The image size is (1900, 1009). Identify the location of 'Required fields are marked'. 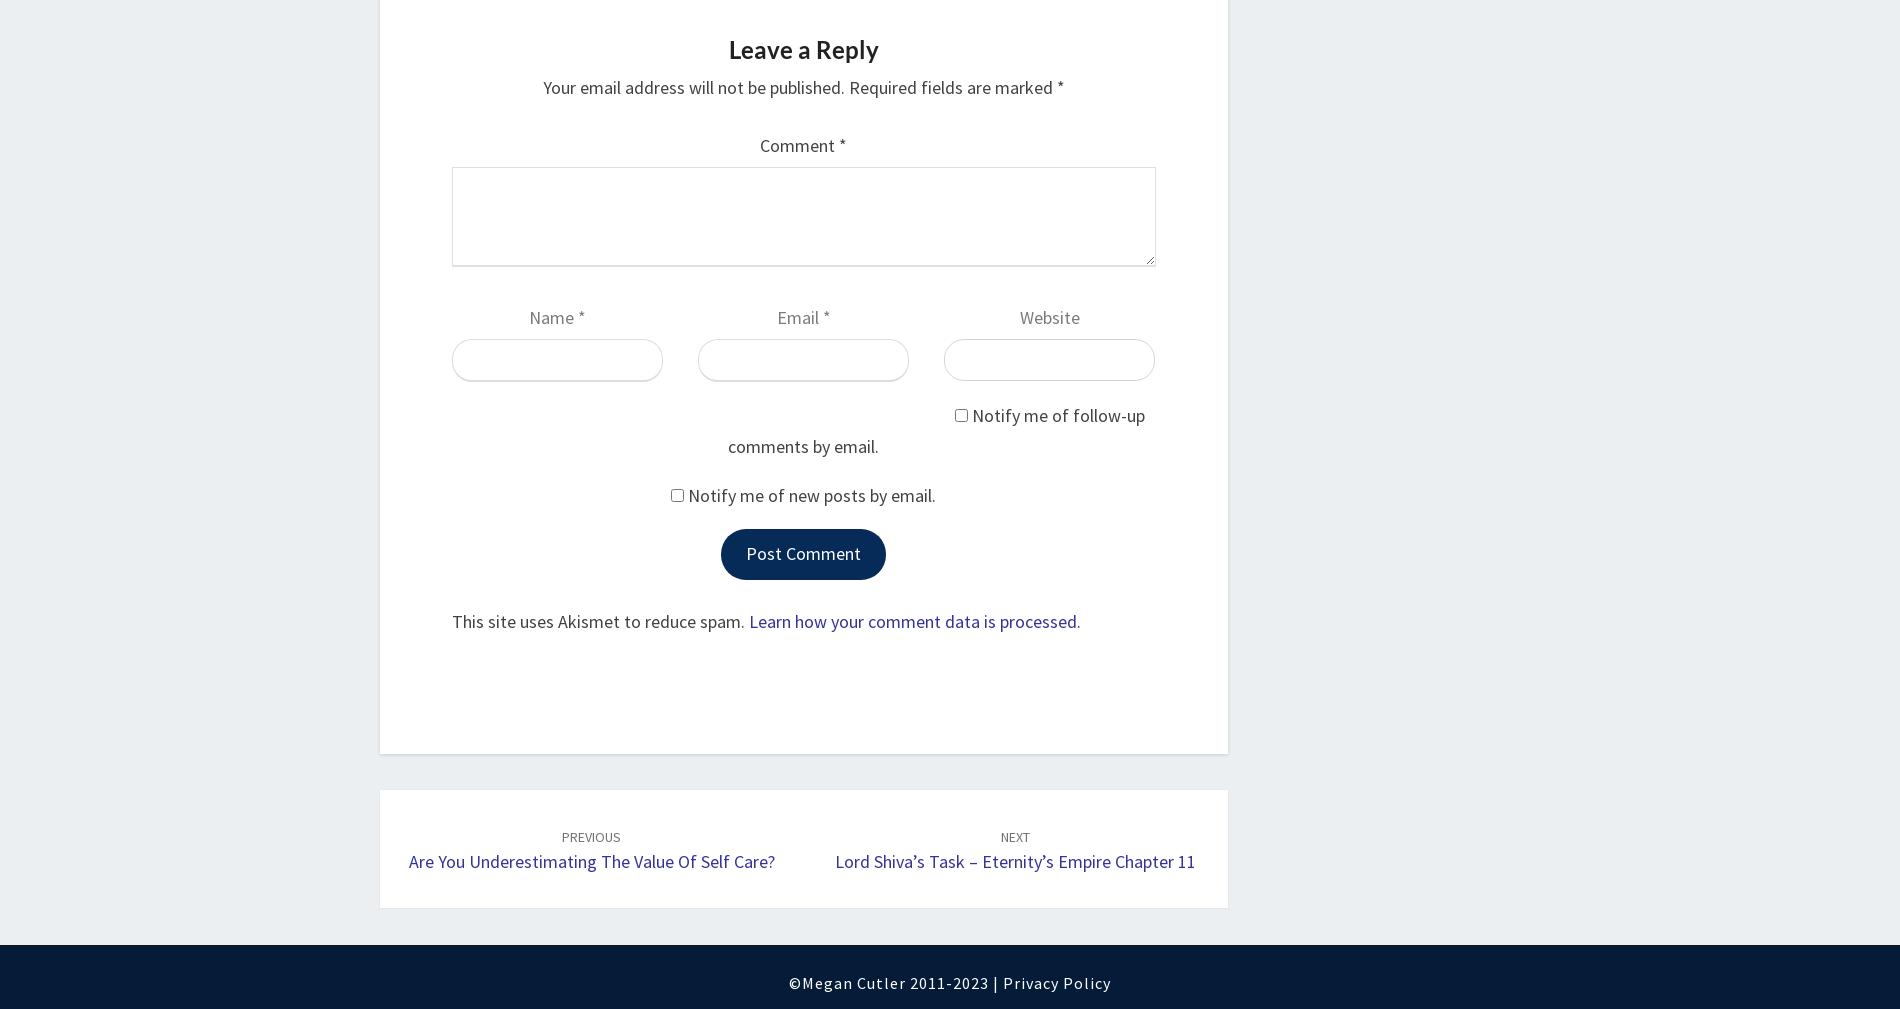
(952, 86).